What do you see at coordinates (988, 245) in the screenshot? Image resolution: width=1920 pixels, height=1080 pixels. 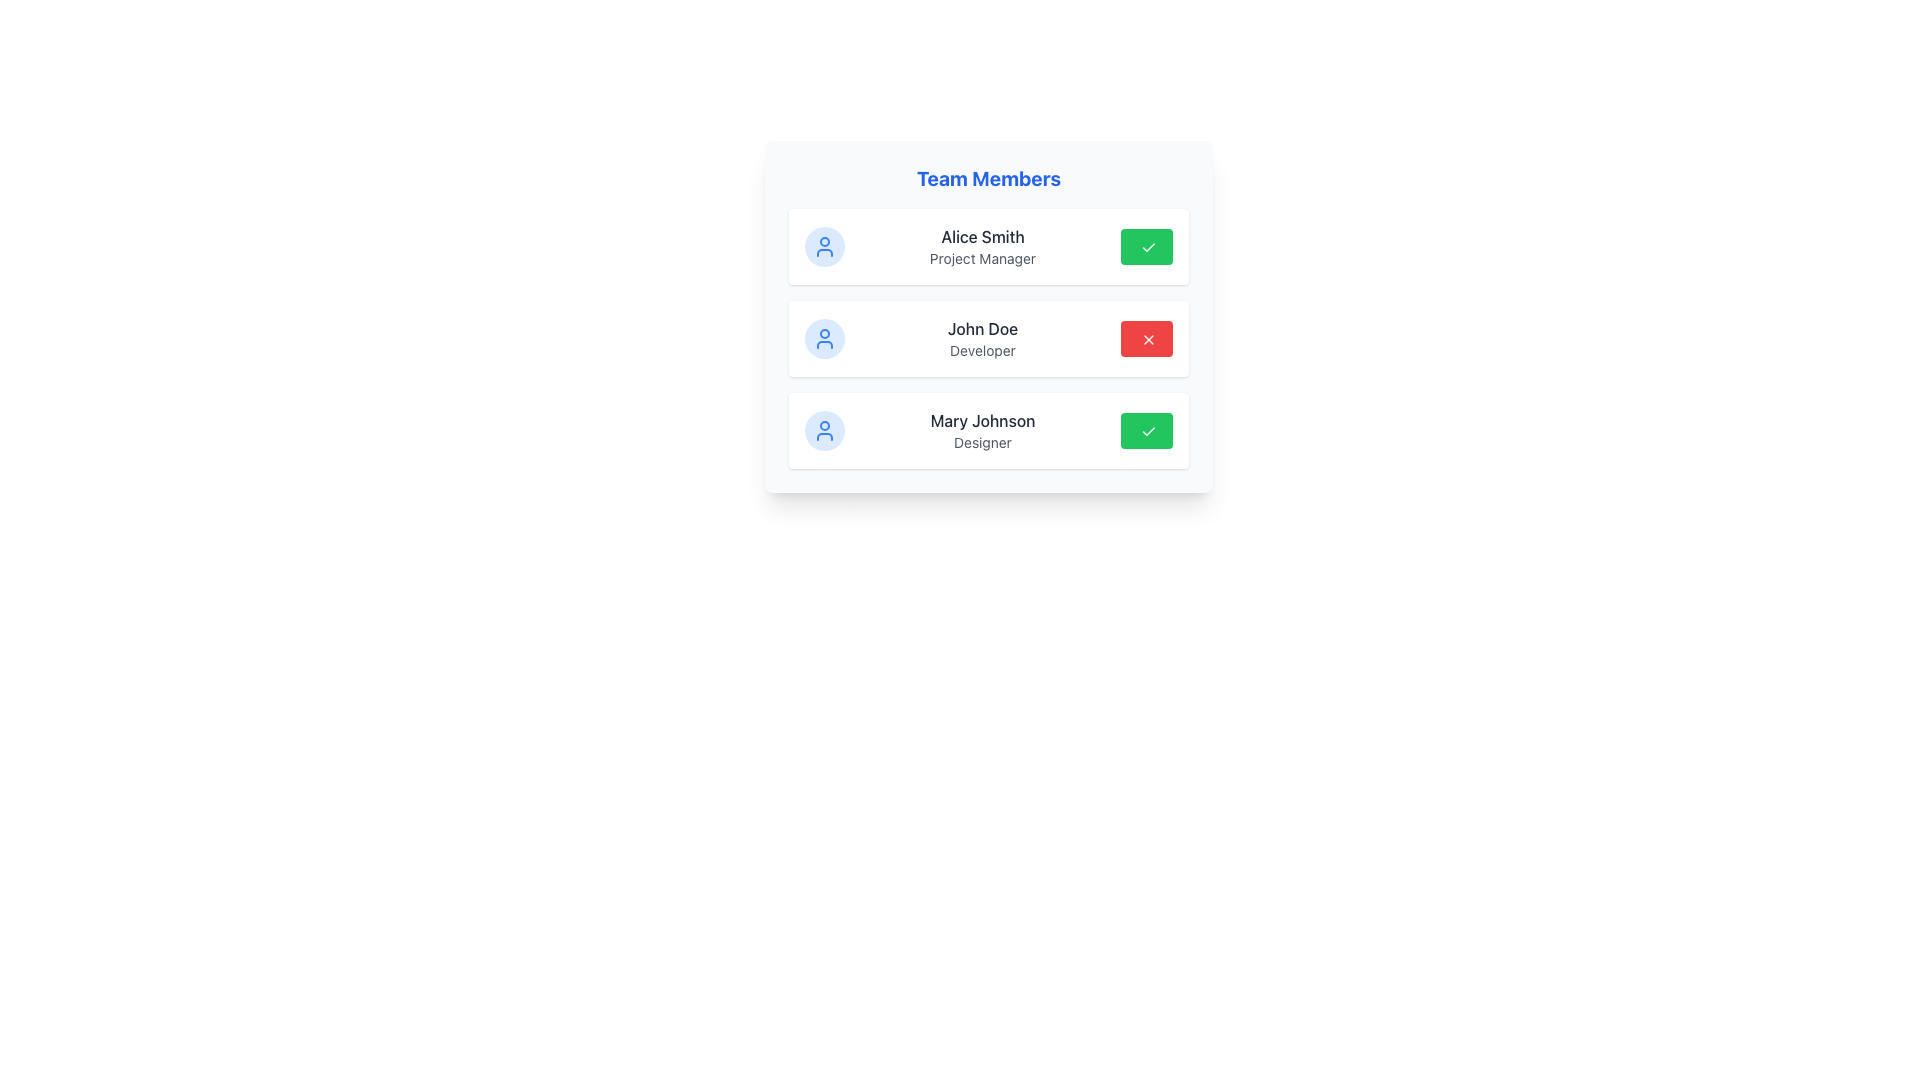 I see `the List Item Card displaying 'Alice Smith', a 'Project Manager', which is the first card in the 'Team Members' section` at bounding box center [988, 245].